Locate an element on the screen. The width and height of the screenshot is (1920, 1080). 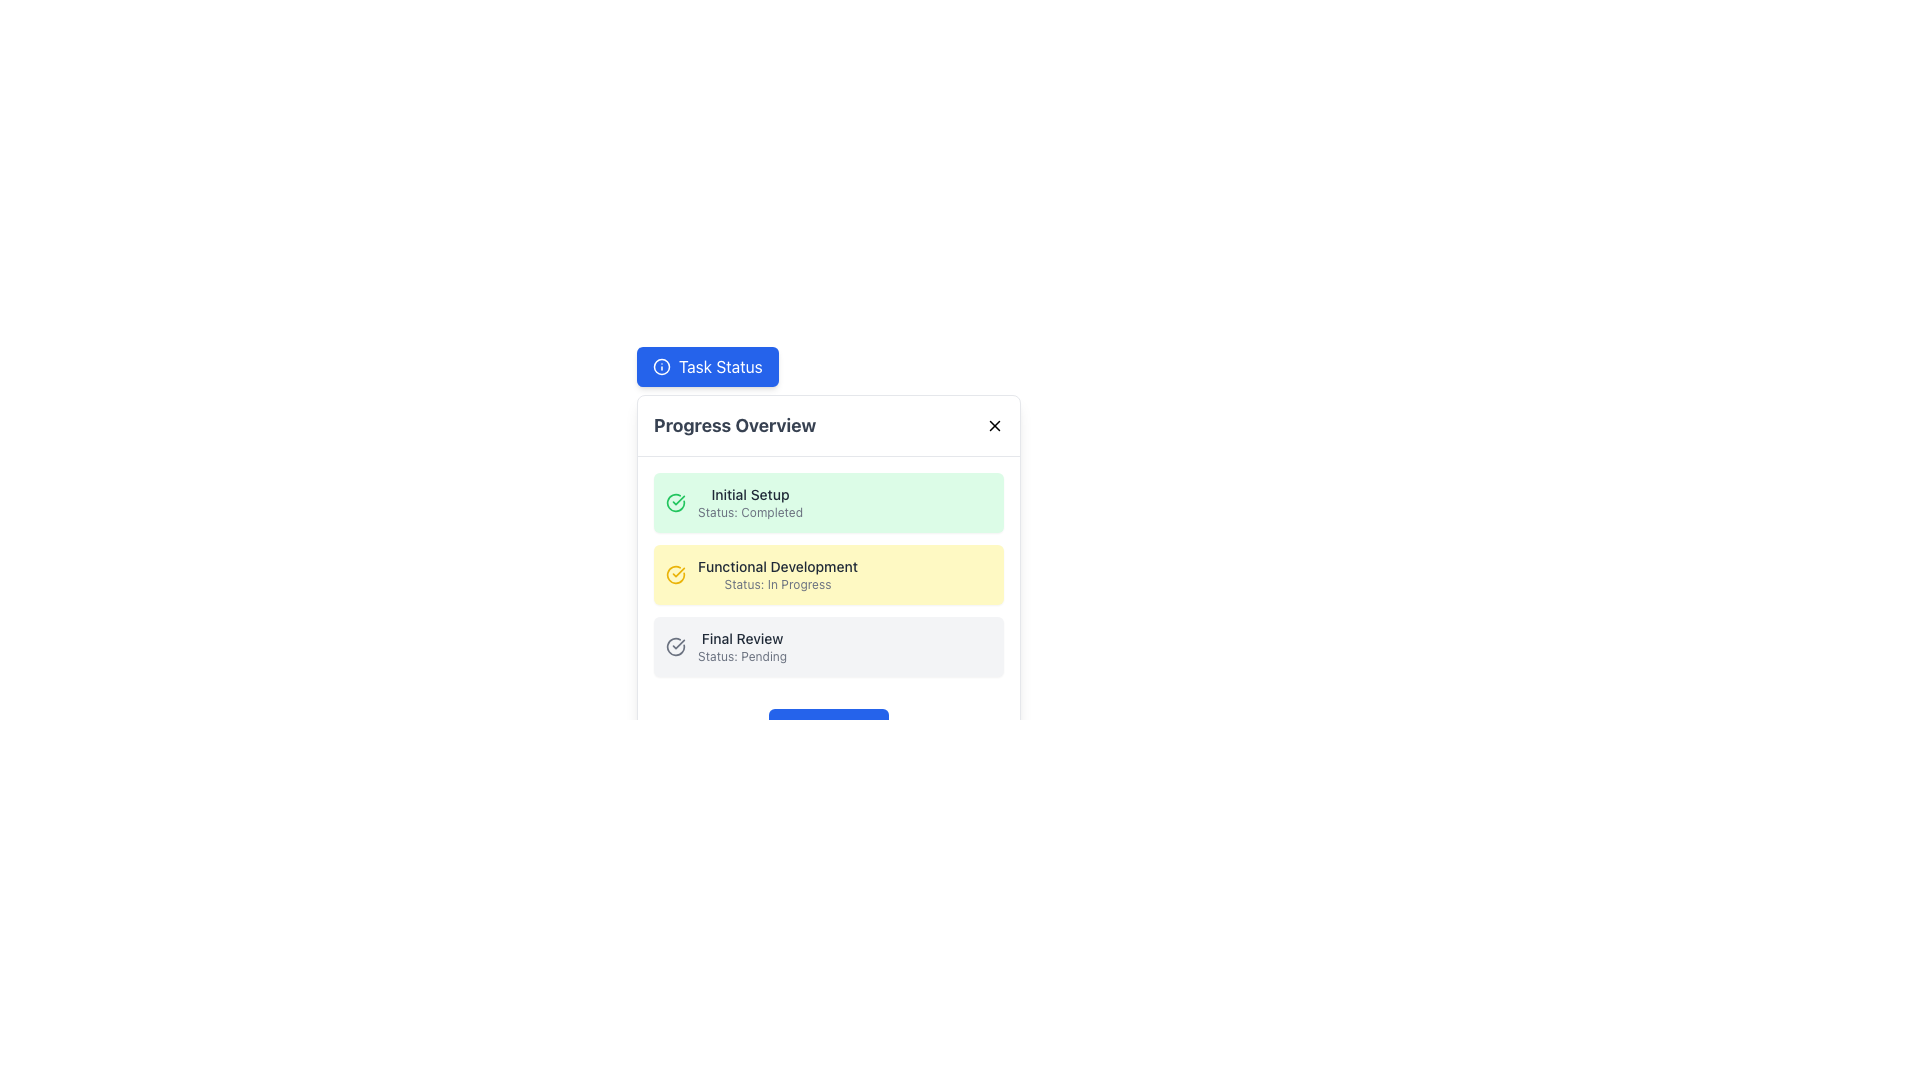
the circular green icon with a tick mark located in the 'Initial Setup' status box in the 'Progress Overview' modal, positioned above the 'Functional Development' task status is located at coordinates (676, 501).